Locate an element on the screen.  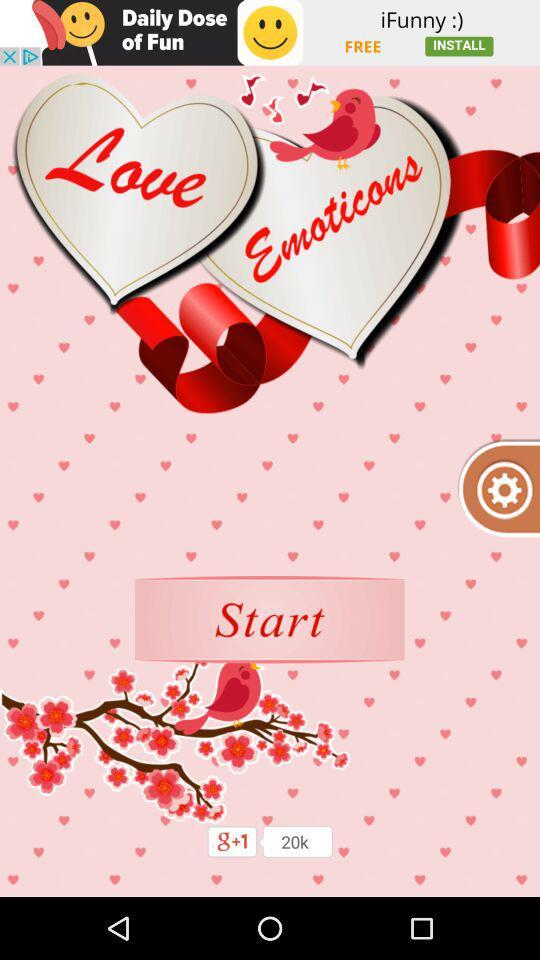
open settings is located at coordinates (497, 487).